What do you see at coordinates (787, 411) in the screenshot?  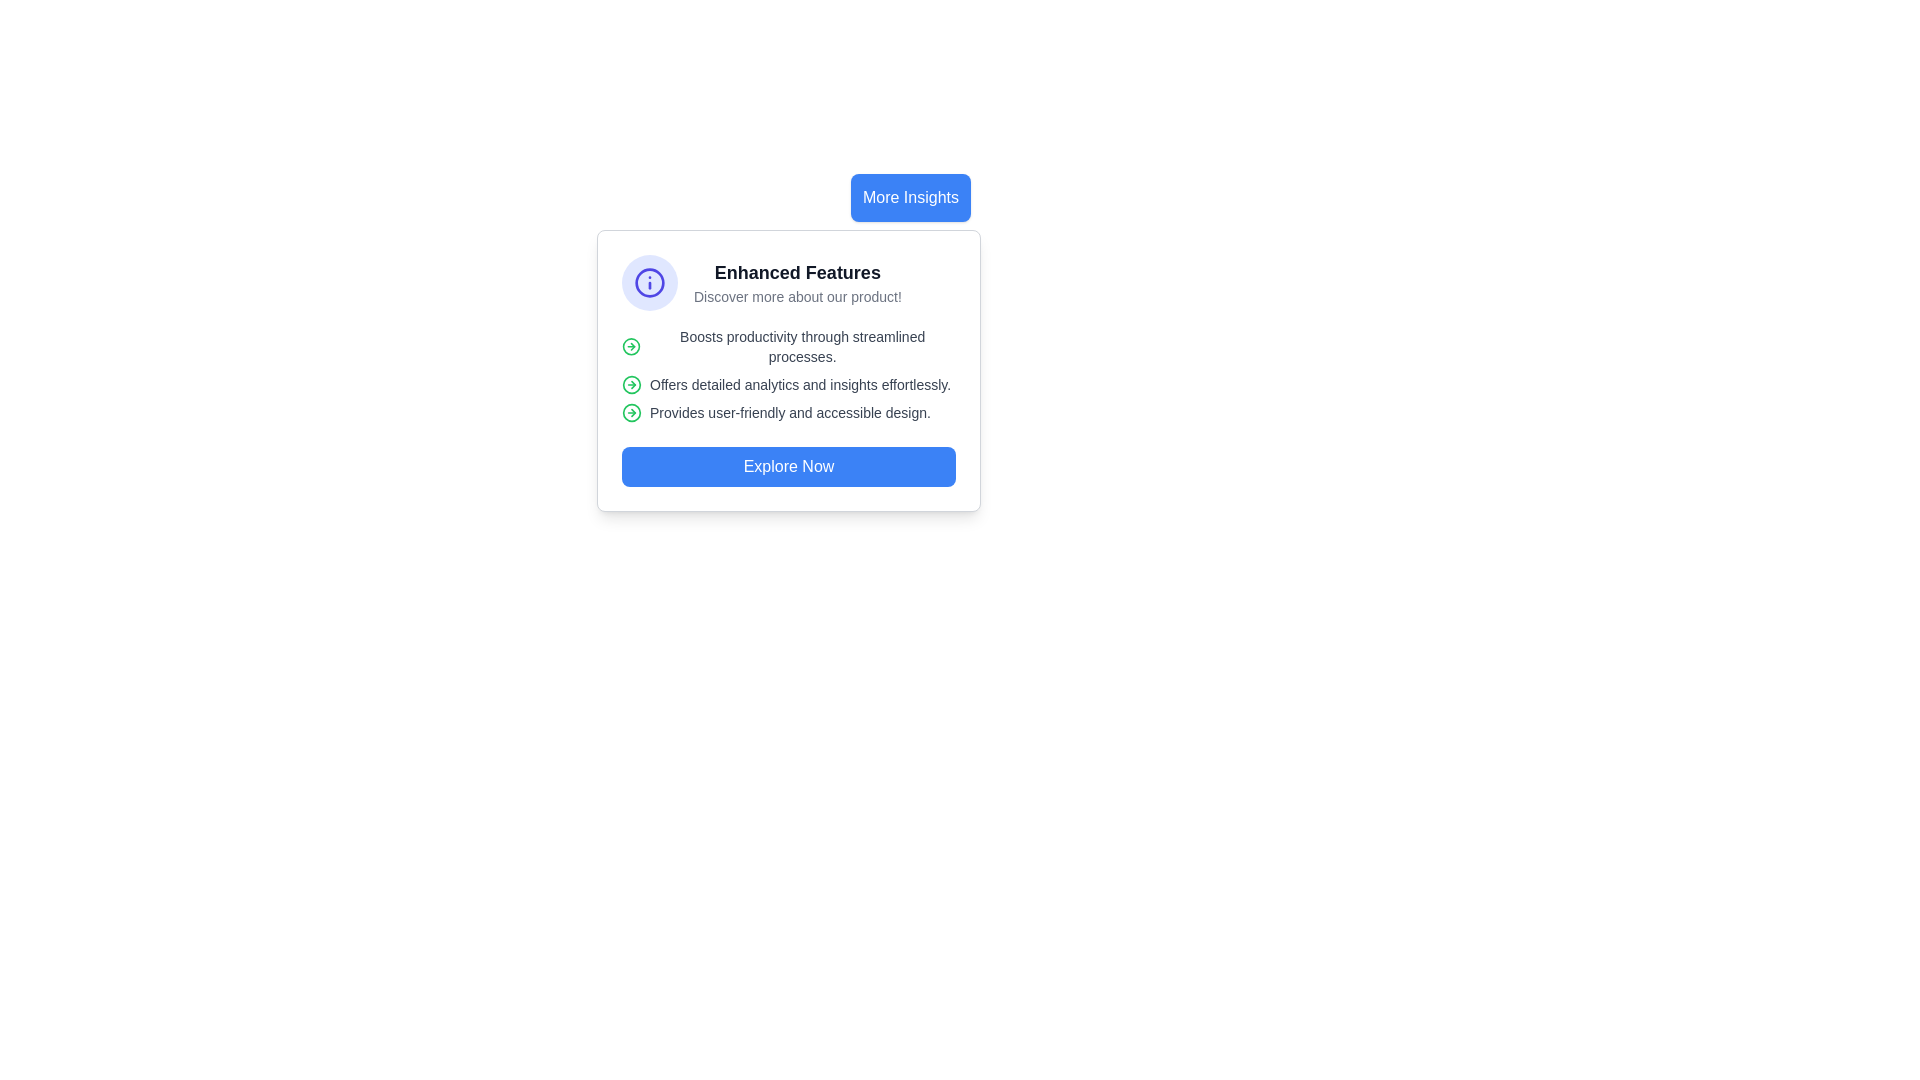 I see `the third text item in the vertical list under the subtitle 'Enhanced Features', which communicates a benefit or feature with an accompanying icon` at bounding box center [787, 411].